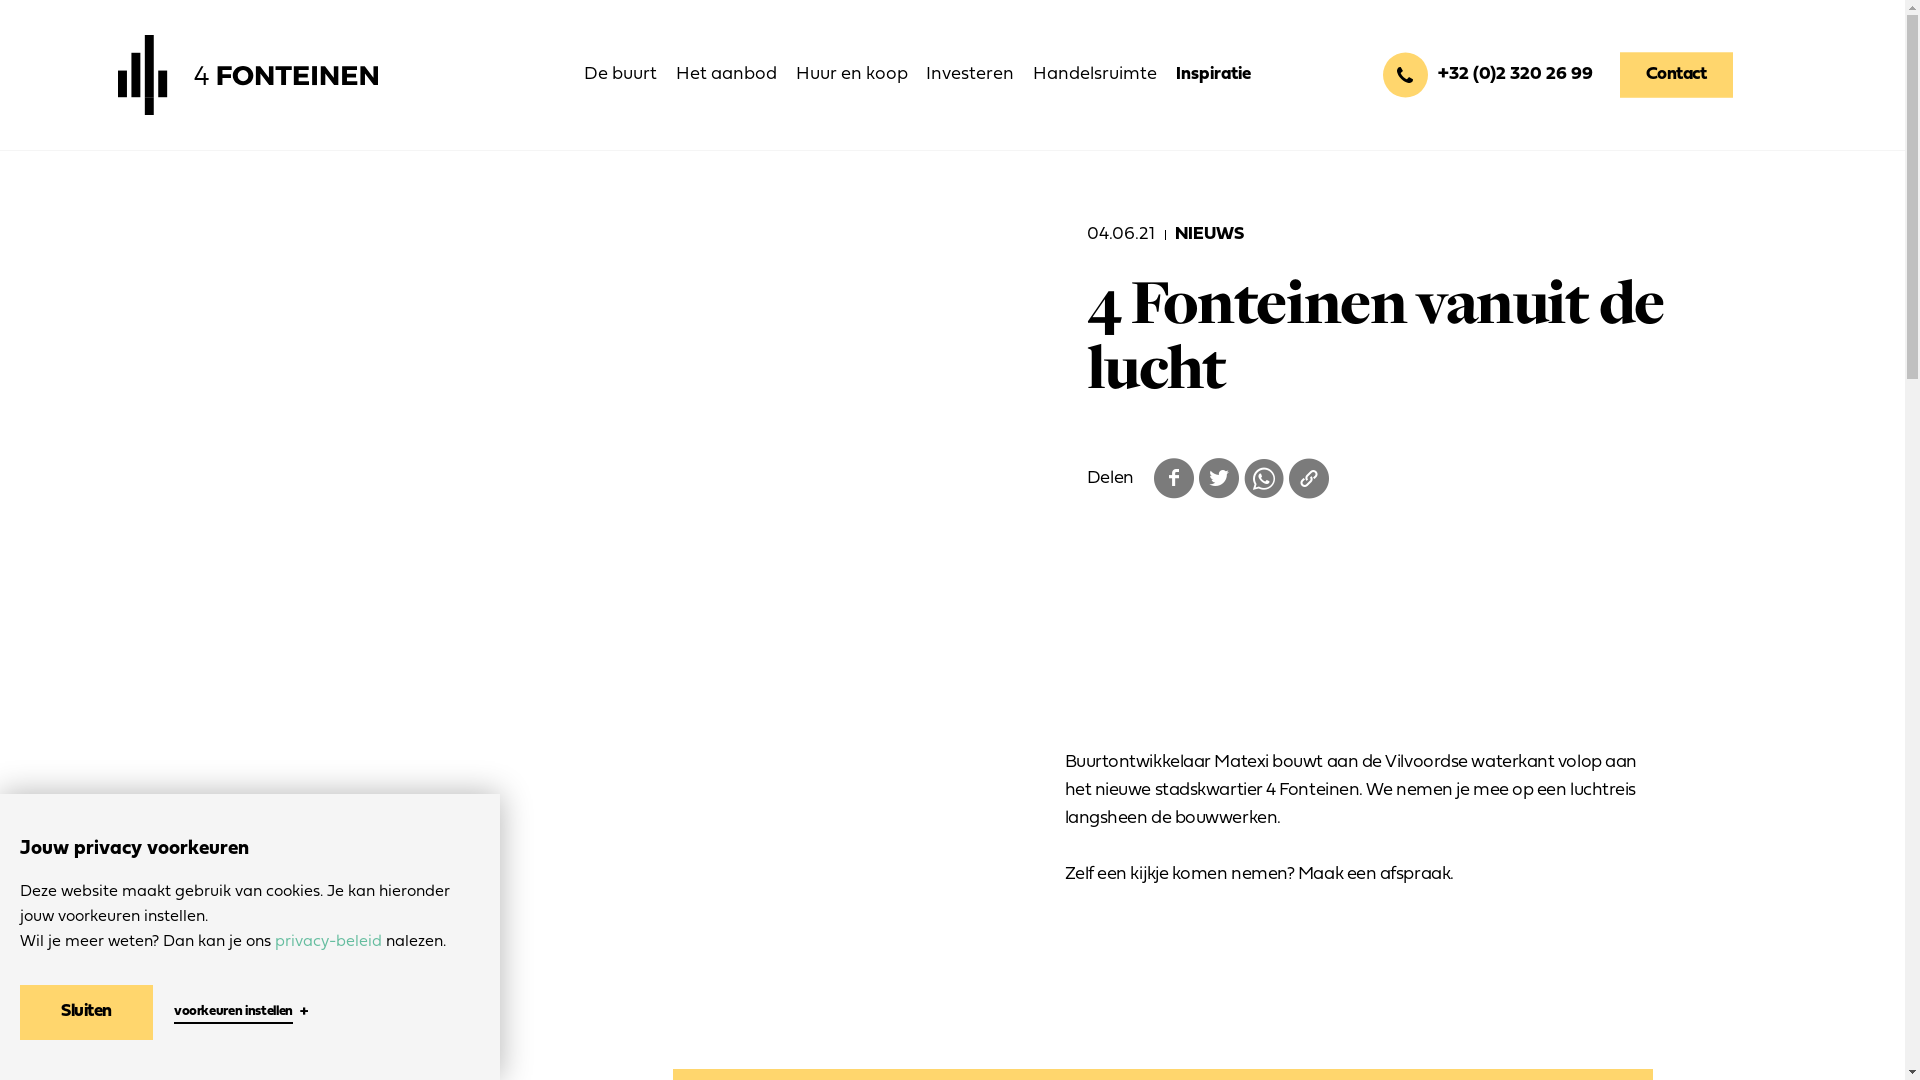 Image resolution: width=1920 pixels, height=1080 pixels. Describe the element at coordinates (1212, 73) in the screenshot. I see `'Inspiratie'` at that location.